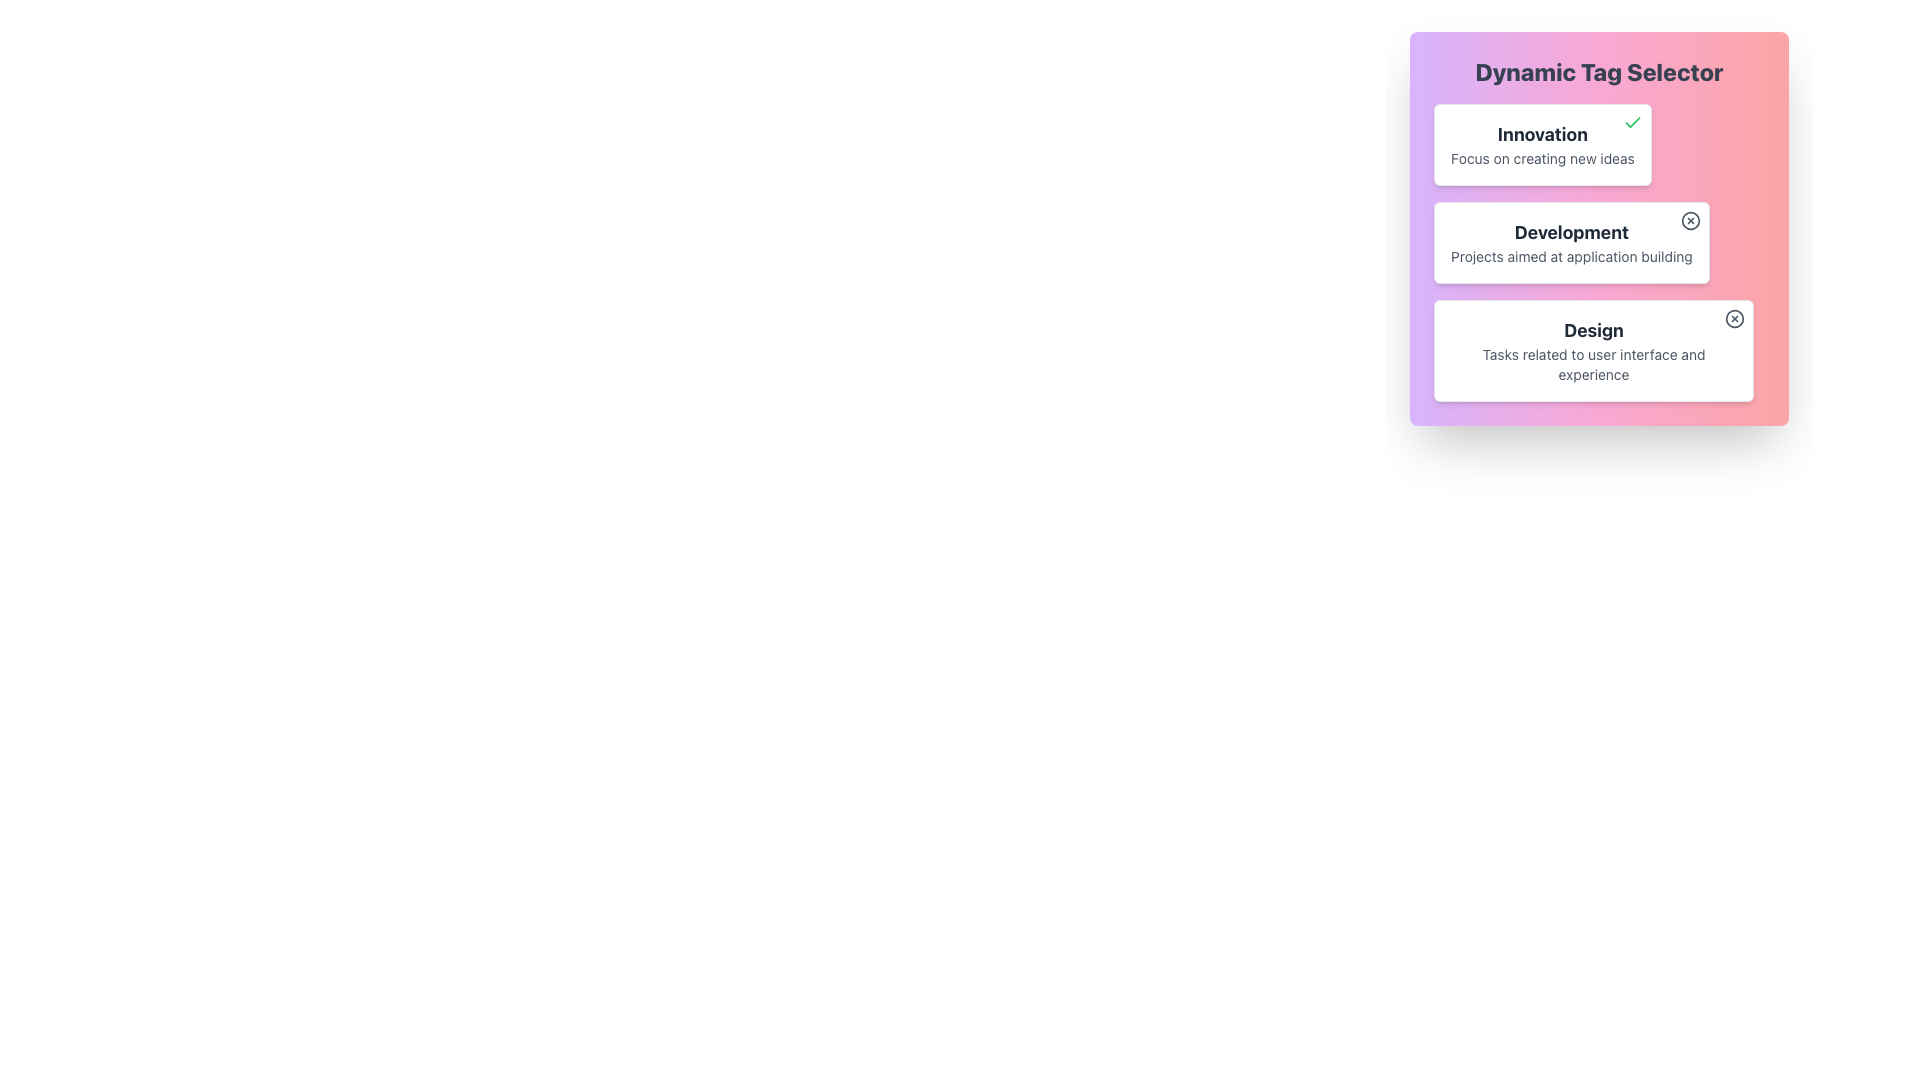 Image resolution: width=1920 pixels, height=1080 pixels. What do you see at coordinates (1733, 318) in the screenshot?
I see `the circular close button with an outlined 'X' in its center, located at the top-right corner of the 'Design' card, which is the third card in the vertical stack` at bounding box center [1733, 318].